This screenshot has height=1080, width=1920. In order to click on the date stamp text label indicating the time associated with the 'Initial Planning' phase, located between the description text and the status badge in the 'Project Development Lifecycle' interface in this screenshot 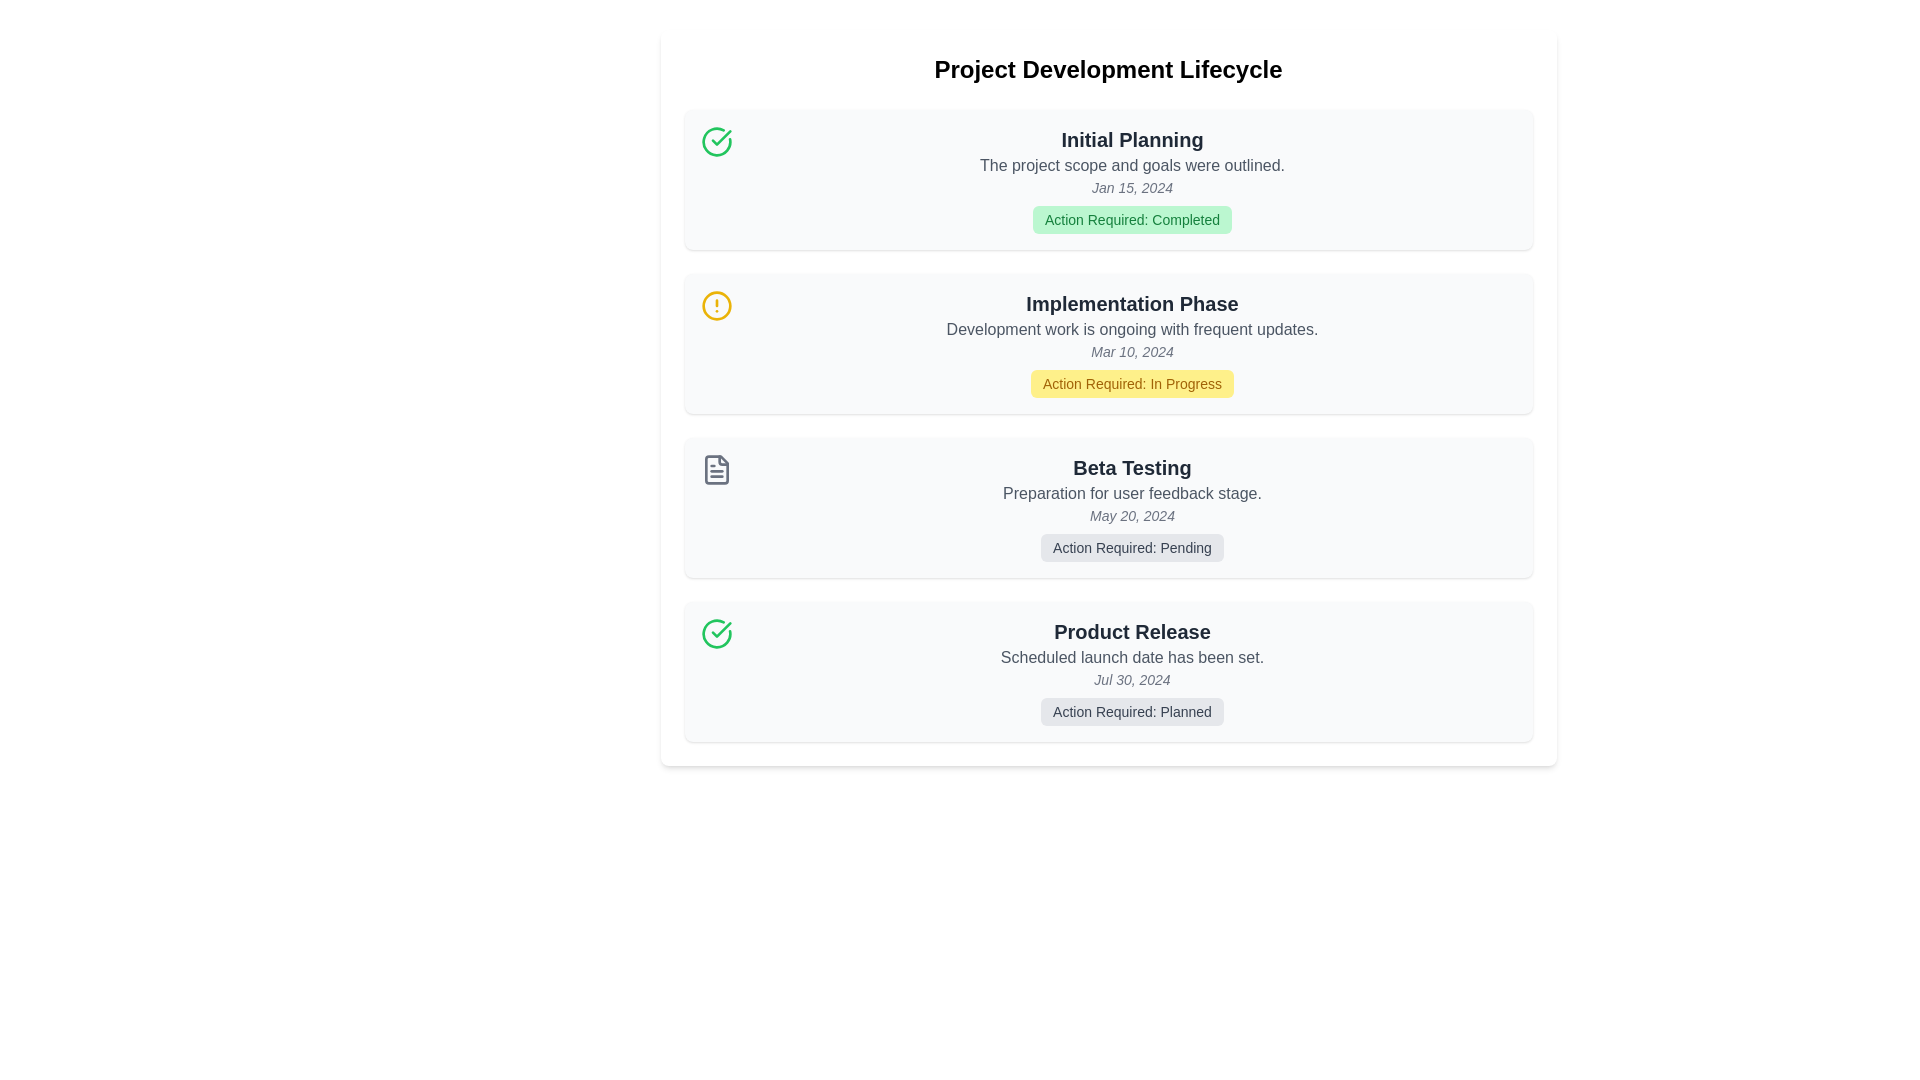, I will do `click(1132, 188)`.